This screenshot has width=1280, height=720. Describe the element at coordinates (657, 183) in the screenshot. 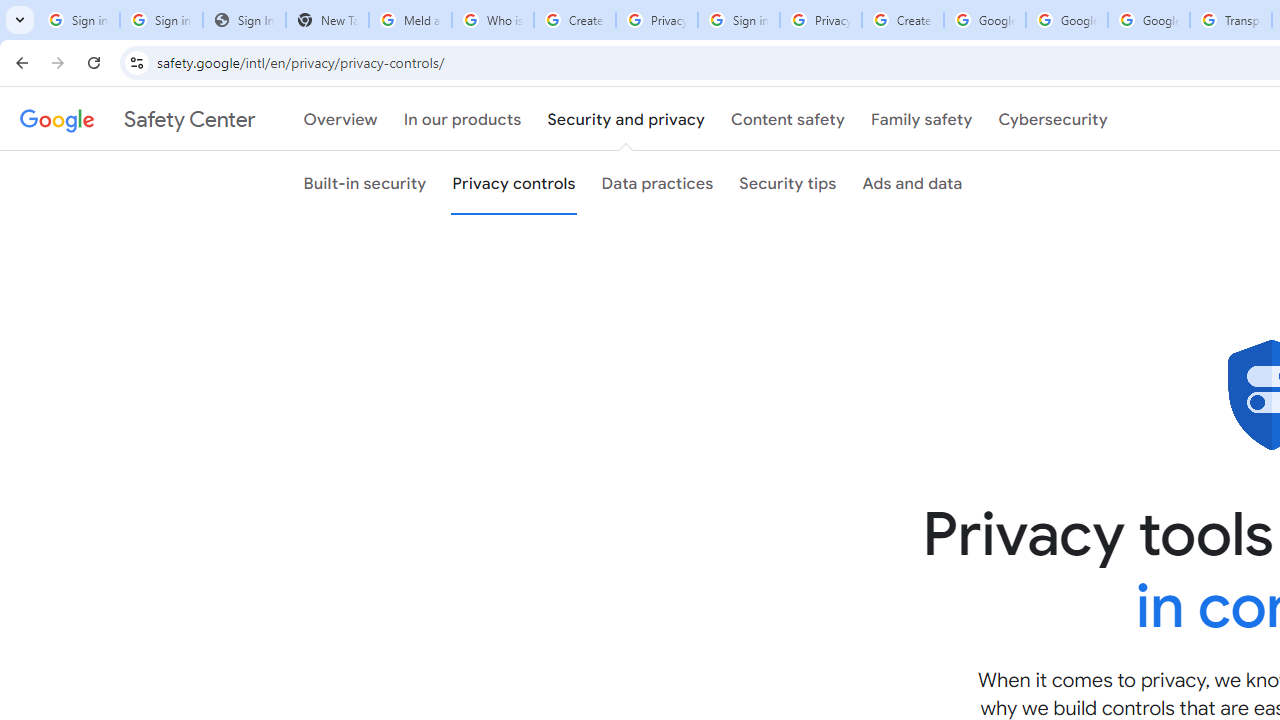

I see `'Data practices'` at that location.